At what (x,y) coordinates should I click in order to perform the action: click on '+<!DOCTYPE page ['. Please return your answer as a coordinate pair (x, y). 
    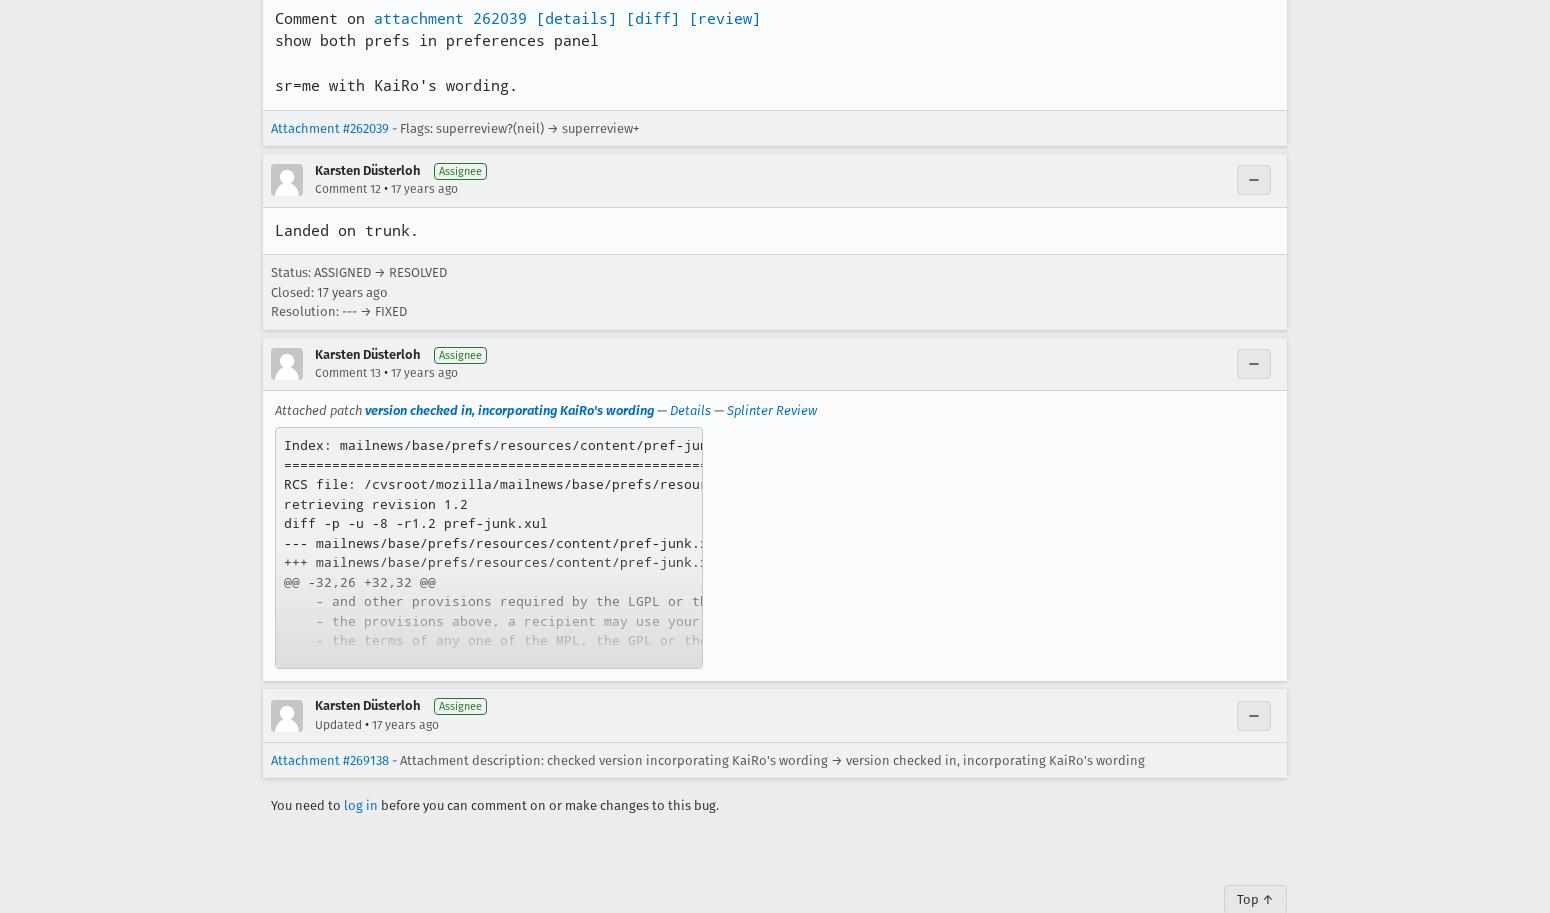
    Looking at the image, I should click on (351, 776).